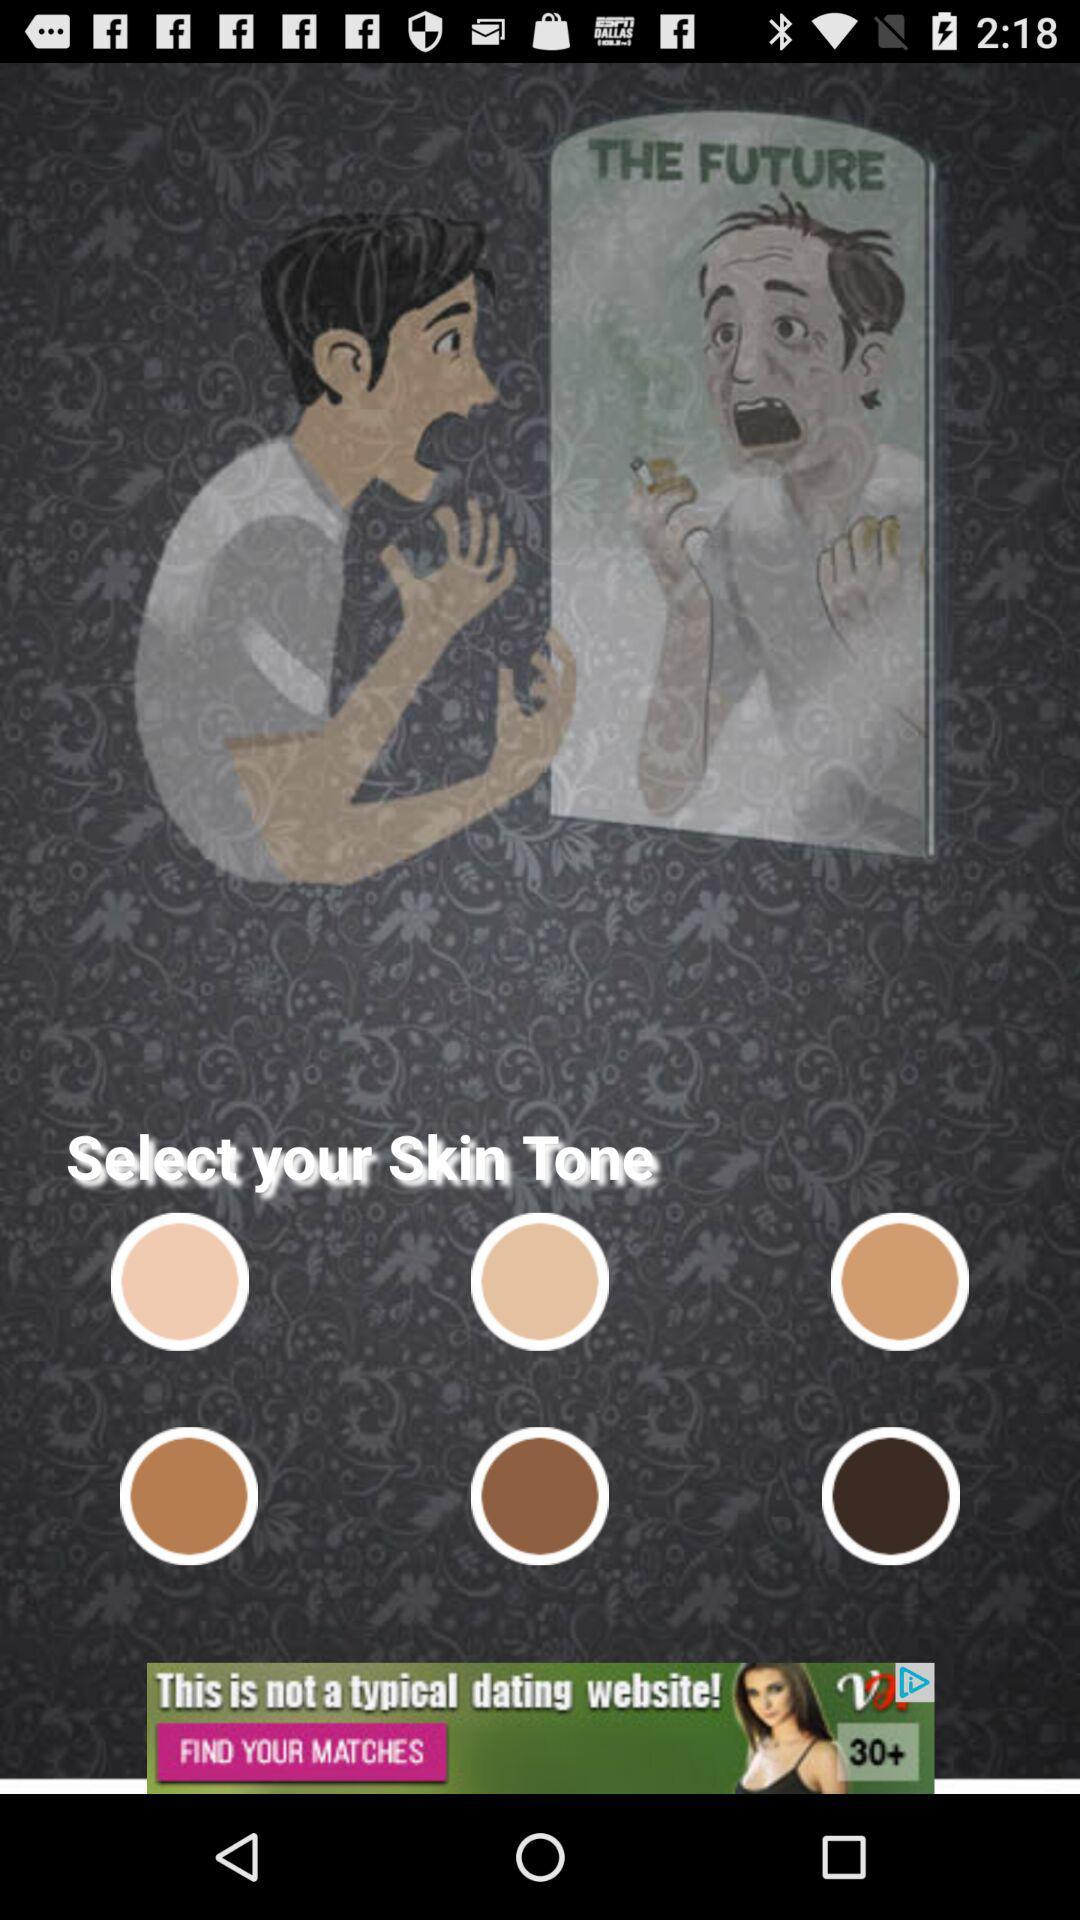 The width and height of the screenshot is (1080, 1920). What do you see at coordinates (540, 1496) in the screenshot?
I see `color option` at bounding box center [540, 1496].